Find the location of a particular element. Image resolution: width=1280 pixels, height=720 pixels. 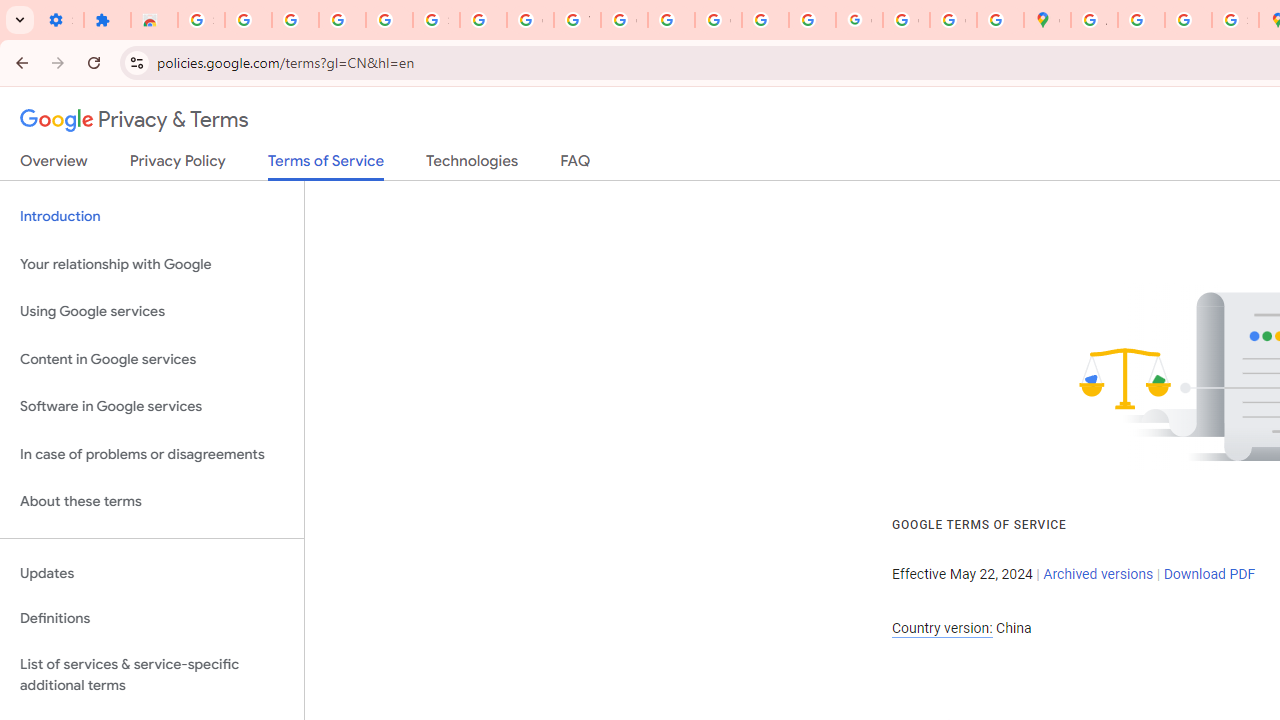

'Settings - On startup' is located at coordinates (60, 20).